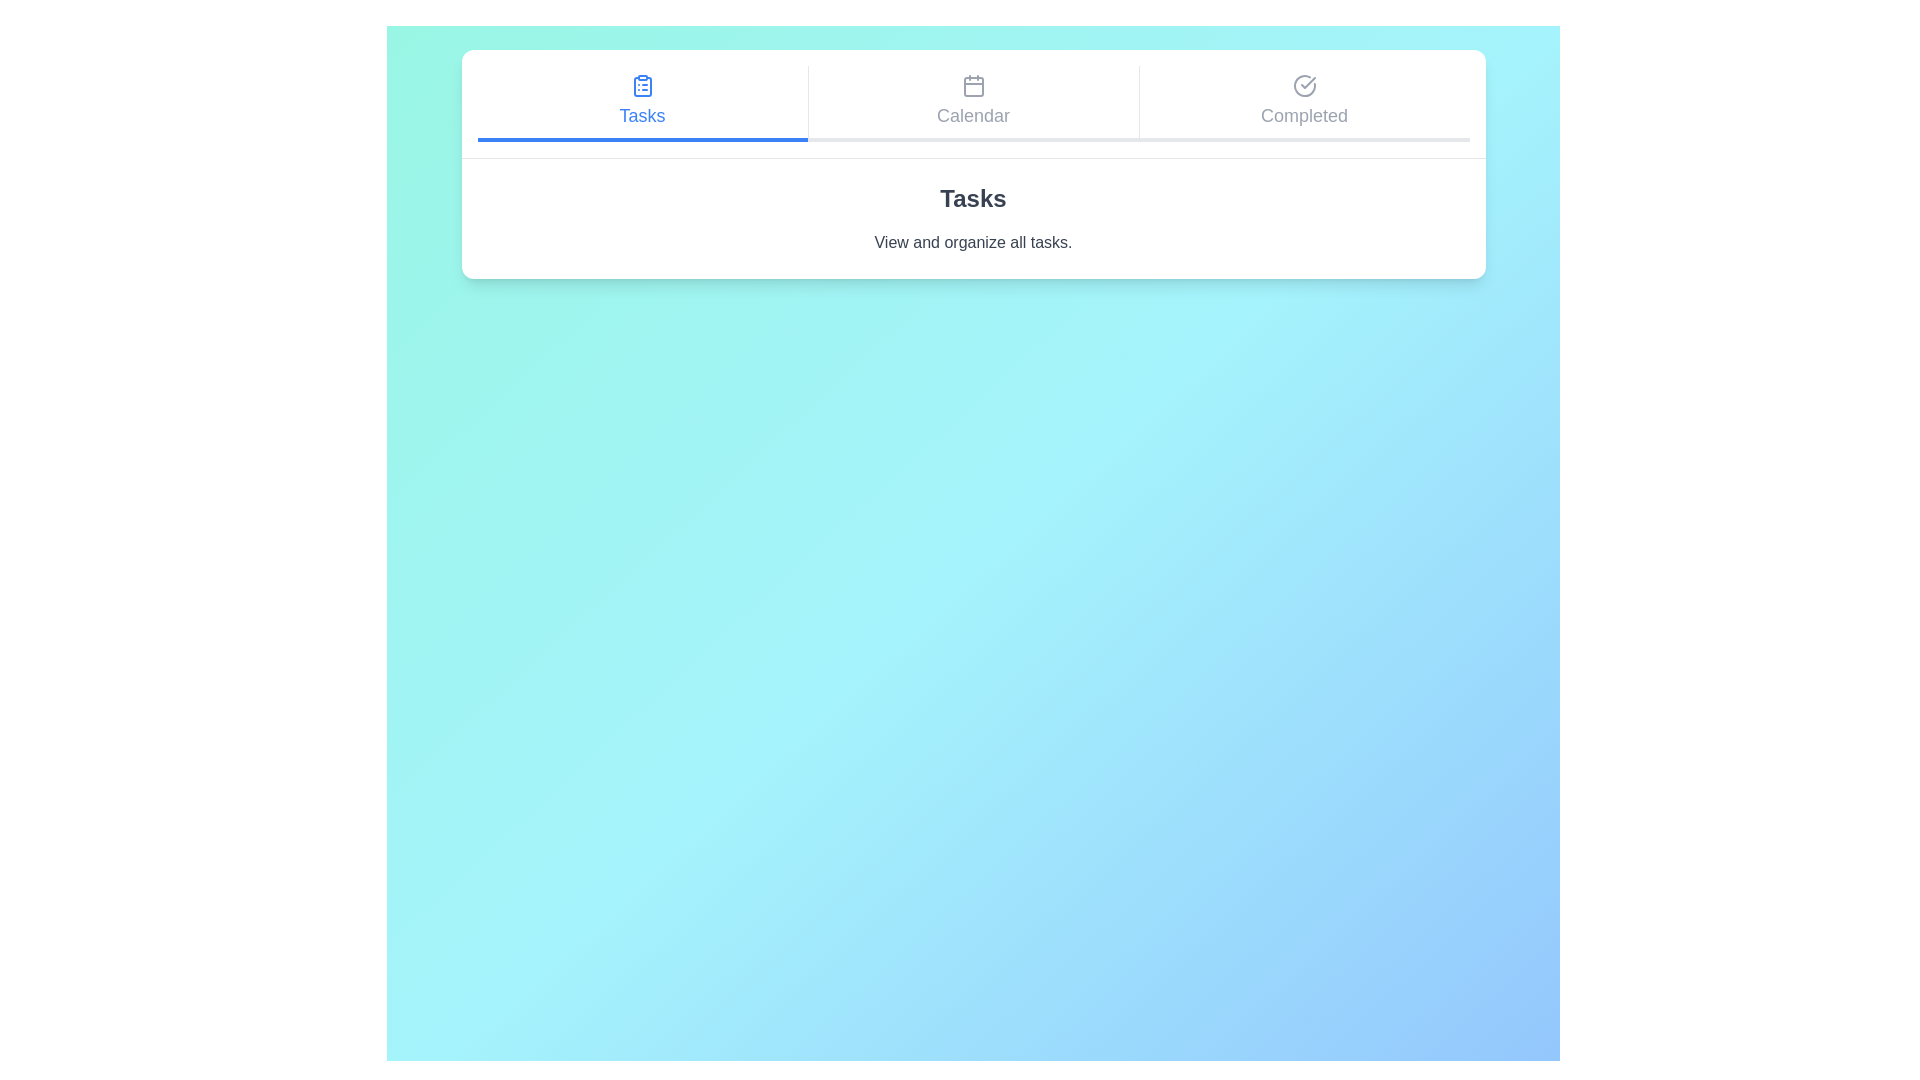  Describe the element at coordinates (1304, 104) in the screenshot. I see `the Completed tab by clicking on it` at that location.